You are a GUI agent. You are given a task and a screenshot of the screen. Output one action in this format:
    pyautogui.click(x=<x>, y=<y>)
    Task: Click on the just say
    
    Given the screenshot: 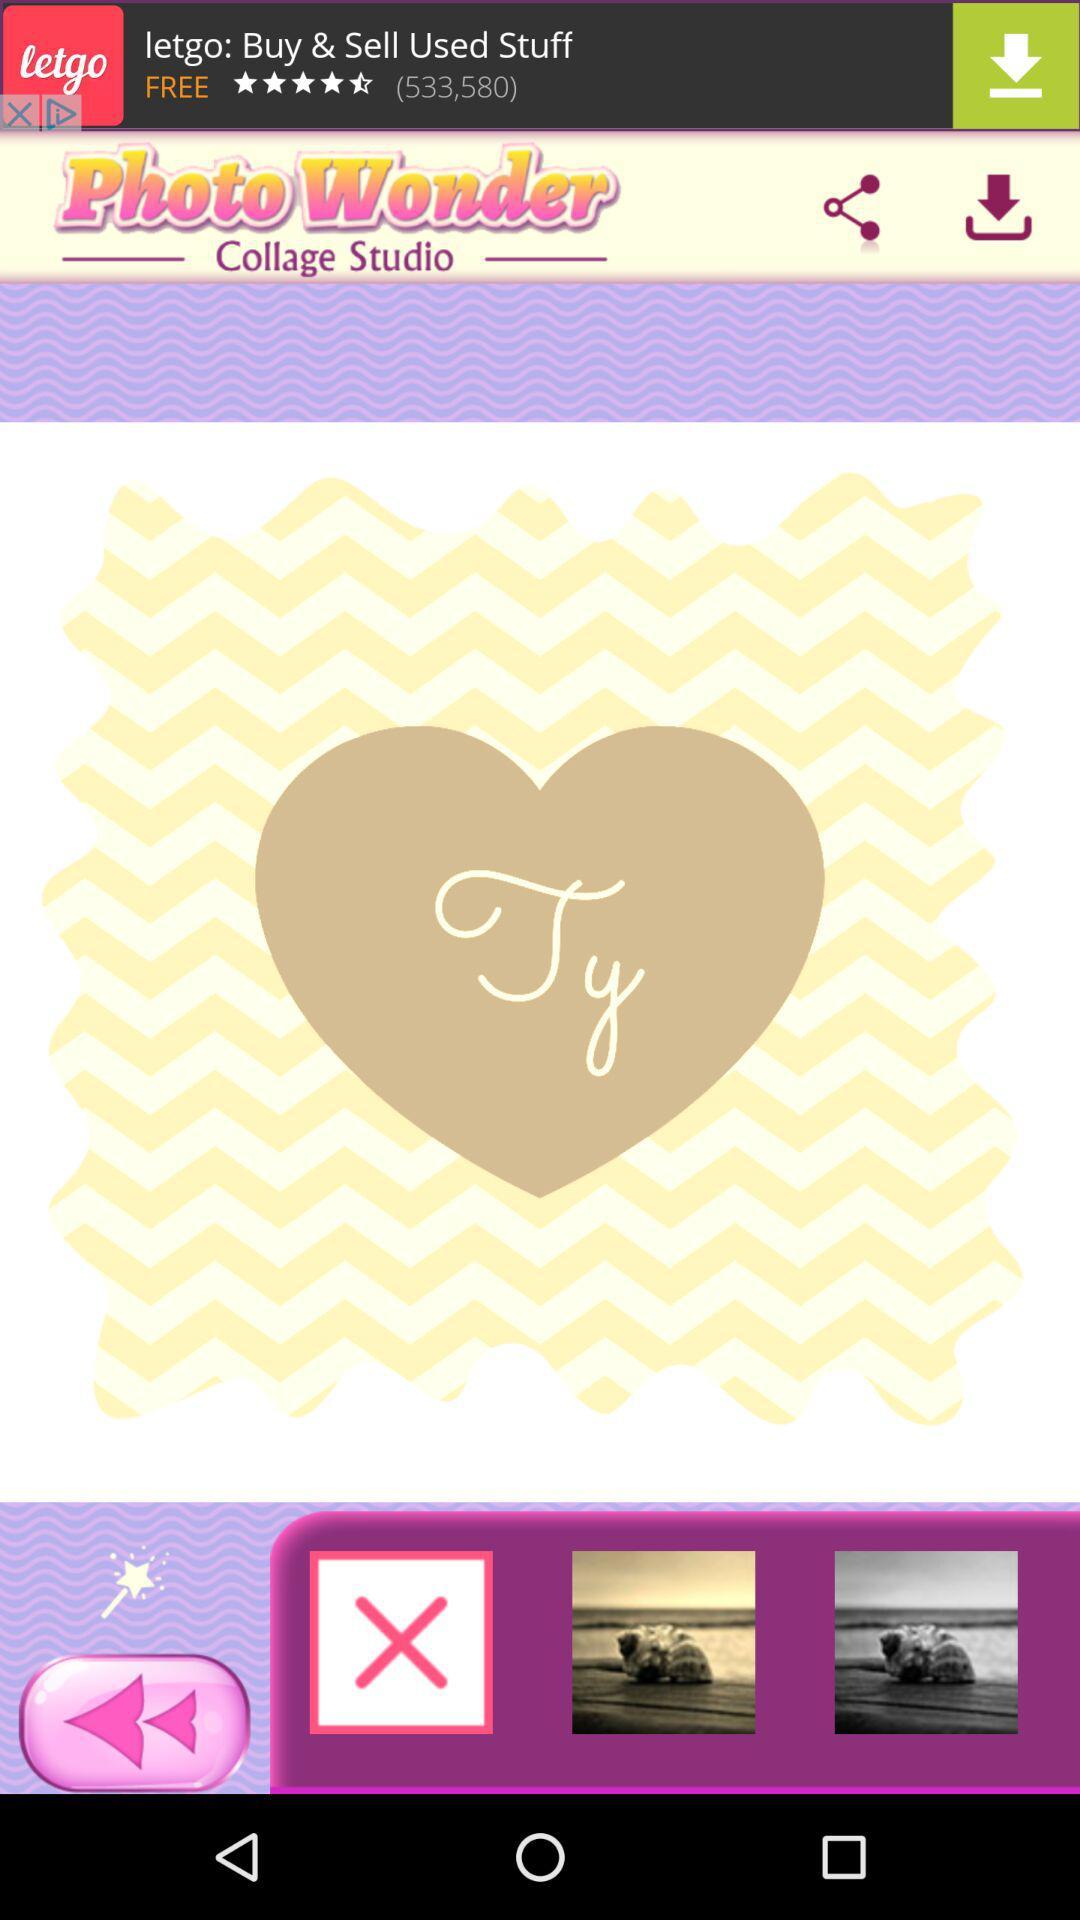 What is the action you would take?
    pyautogui.click(x=135, y=1580)
    